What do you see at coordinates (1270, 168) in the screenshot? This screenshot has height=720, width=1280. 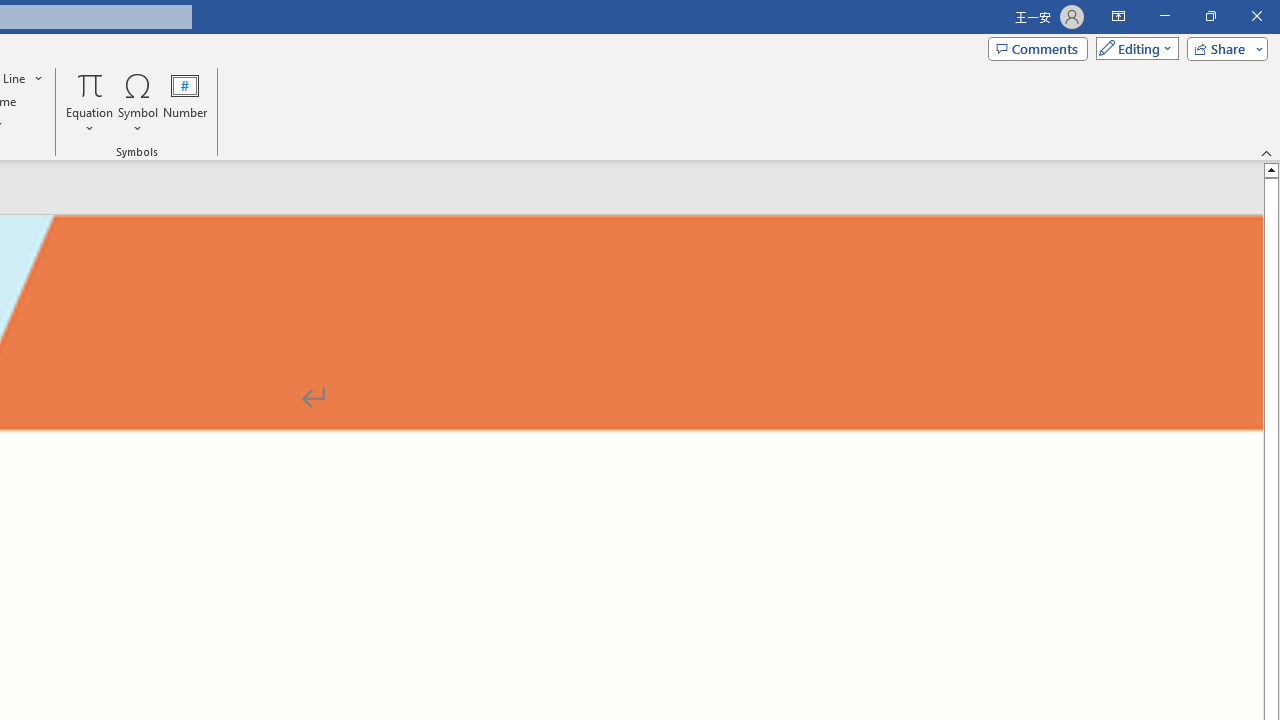 I see `'Line up'` at bounding box center [1270, 168].